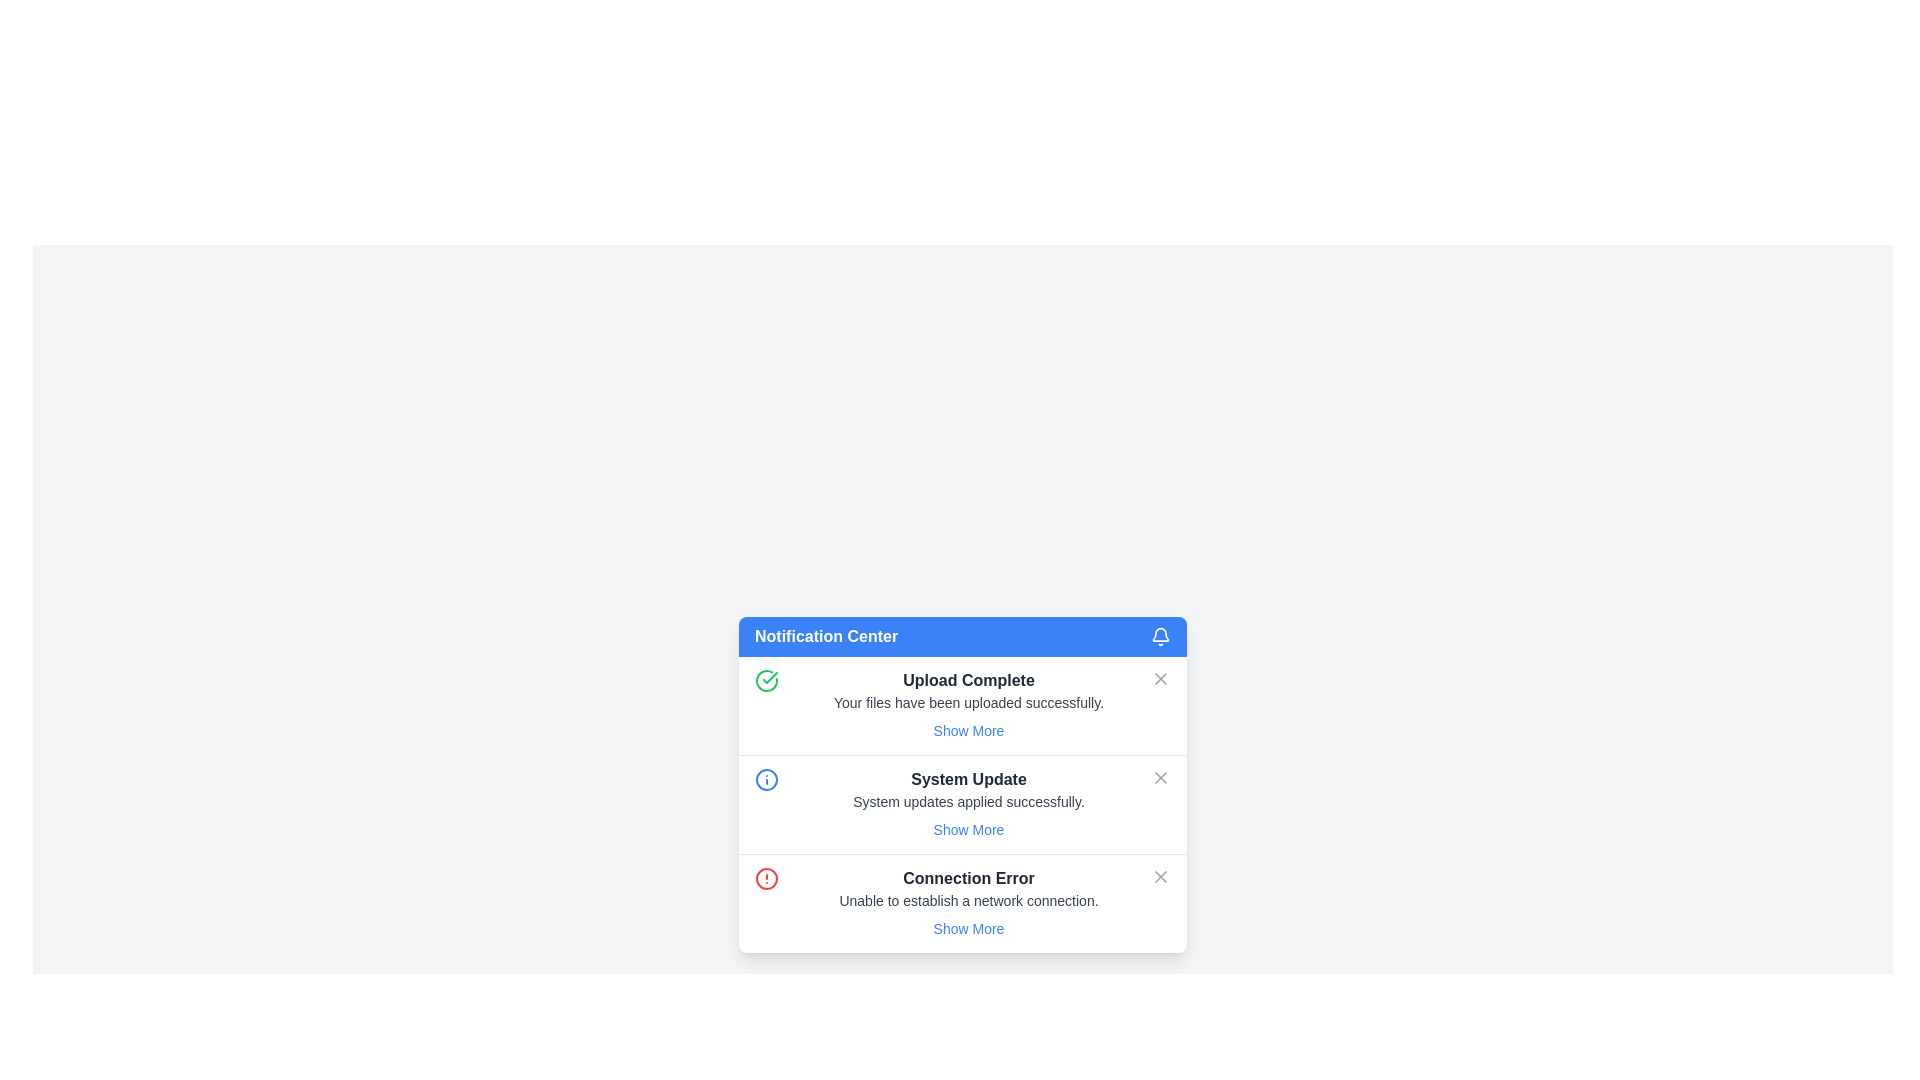  I want to click on the error icon located on the left side of the 'Connection Error' notification card in the notification center to indicate a connectivity issue, so click(766, 878).